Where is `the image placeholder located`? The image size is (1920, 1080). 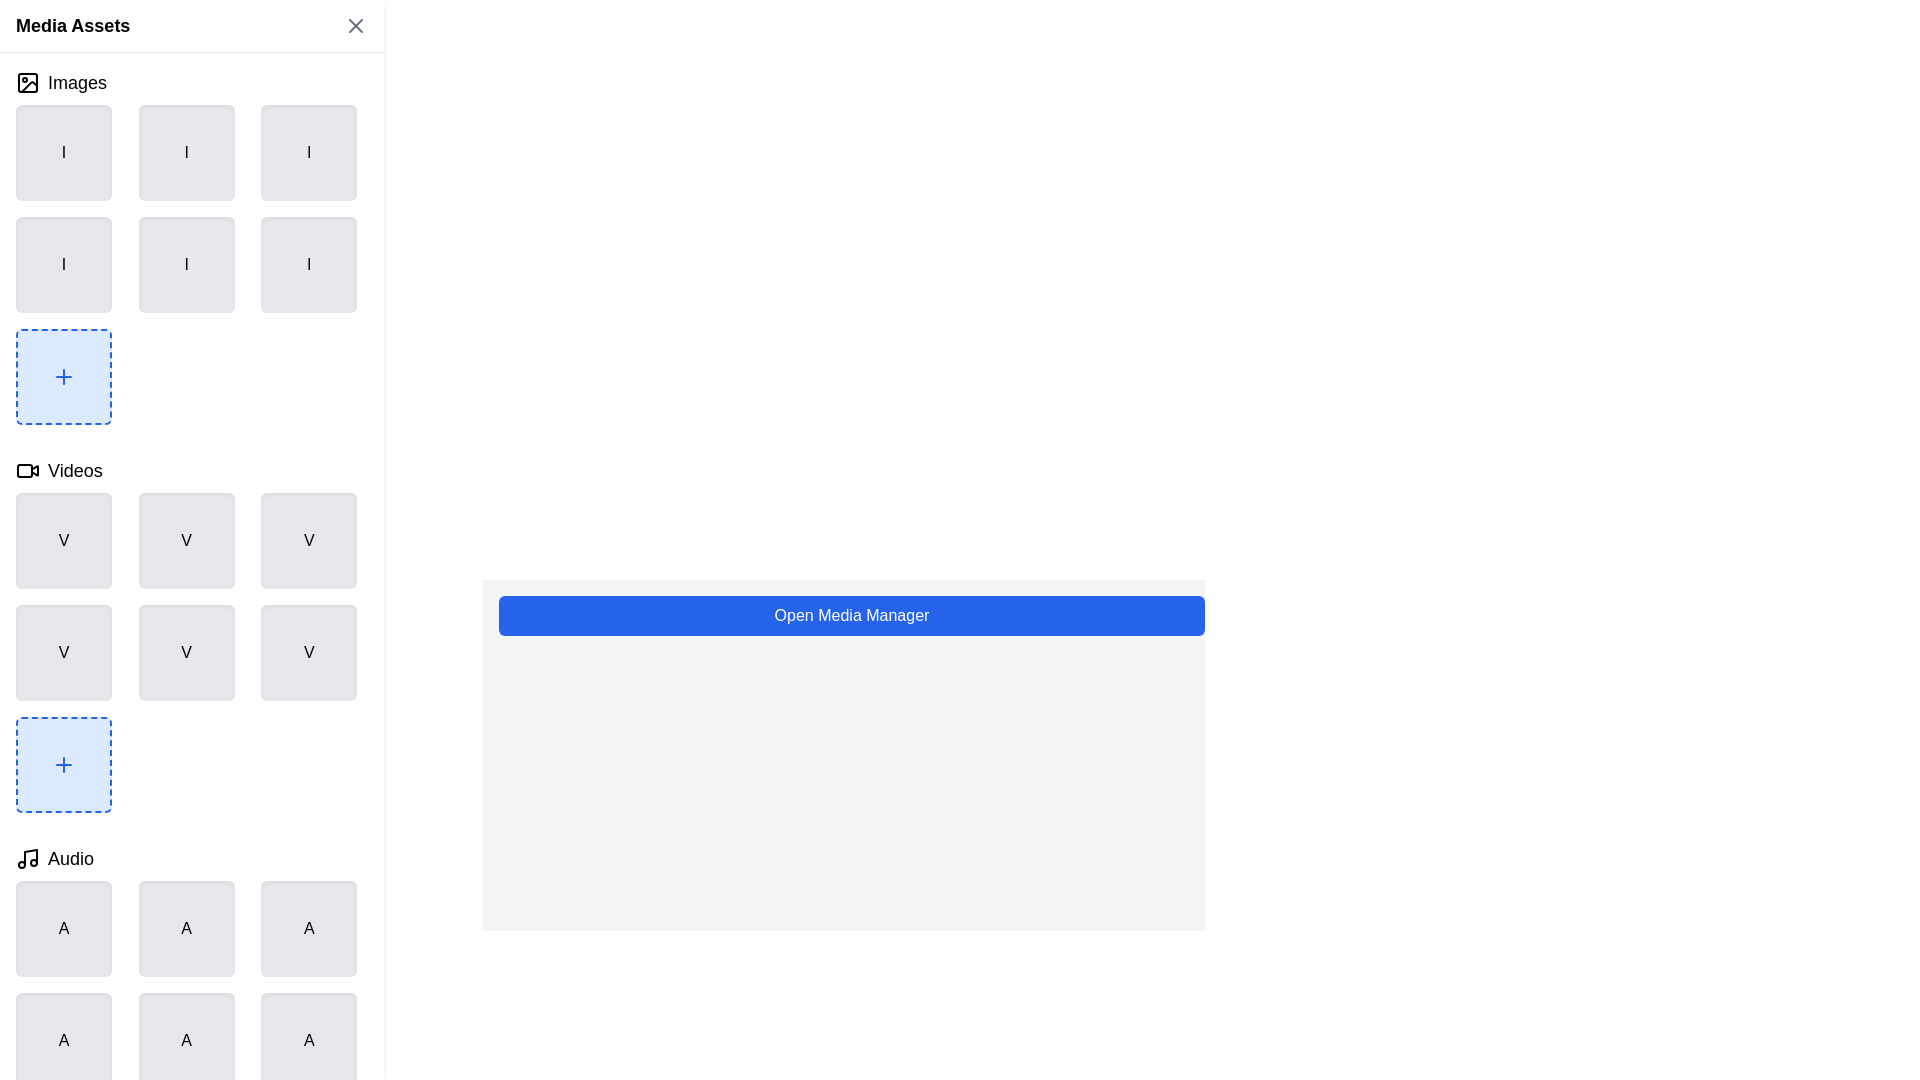 the image placeholder located is located at coordinates (192, 264).